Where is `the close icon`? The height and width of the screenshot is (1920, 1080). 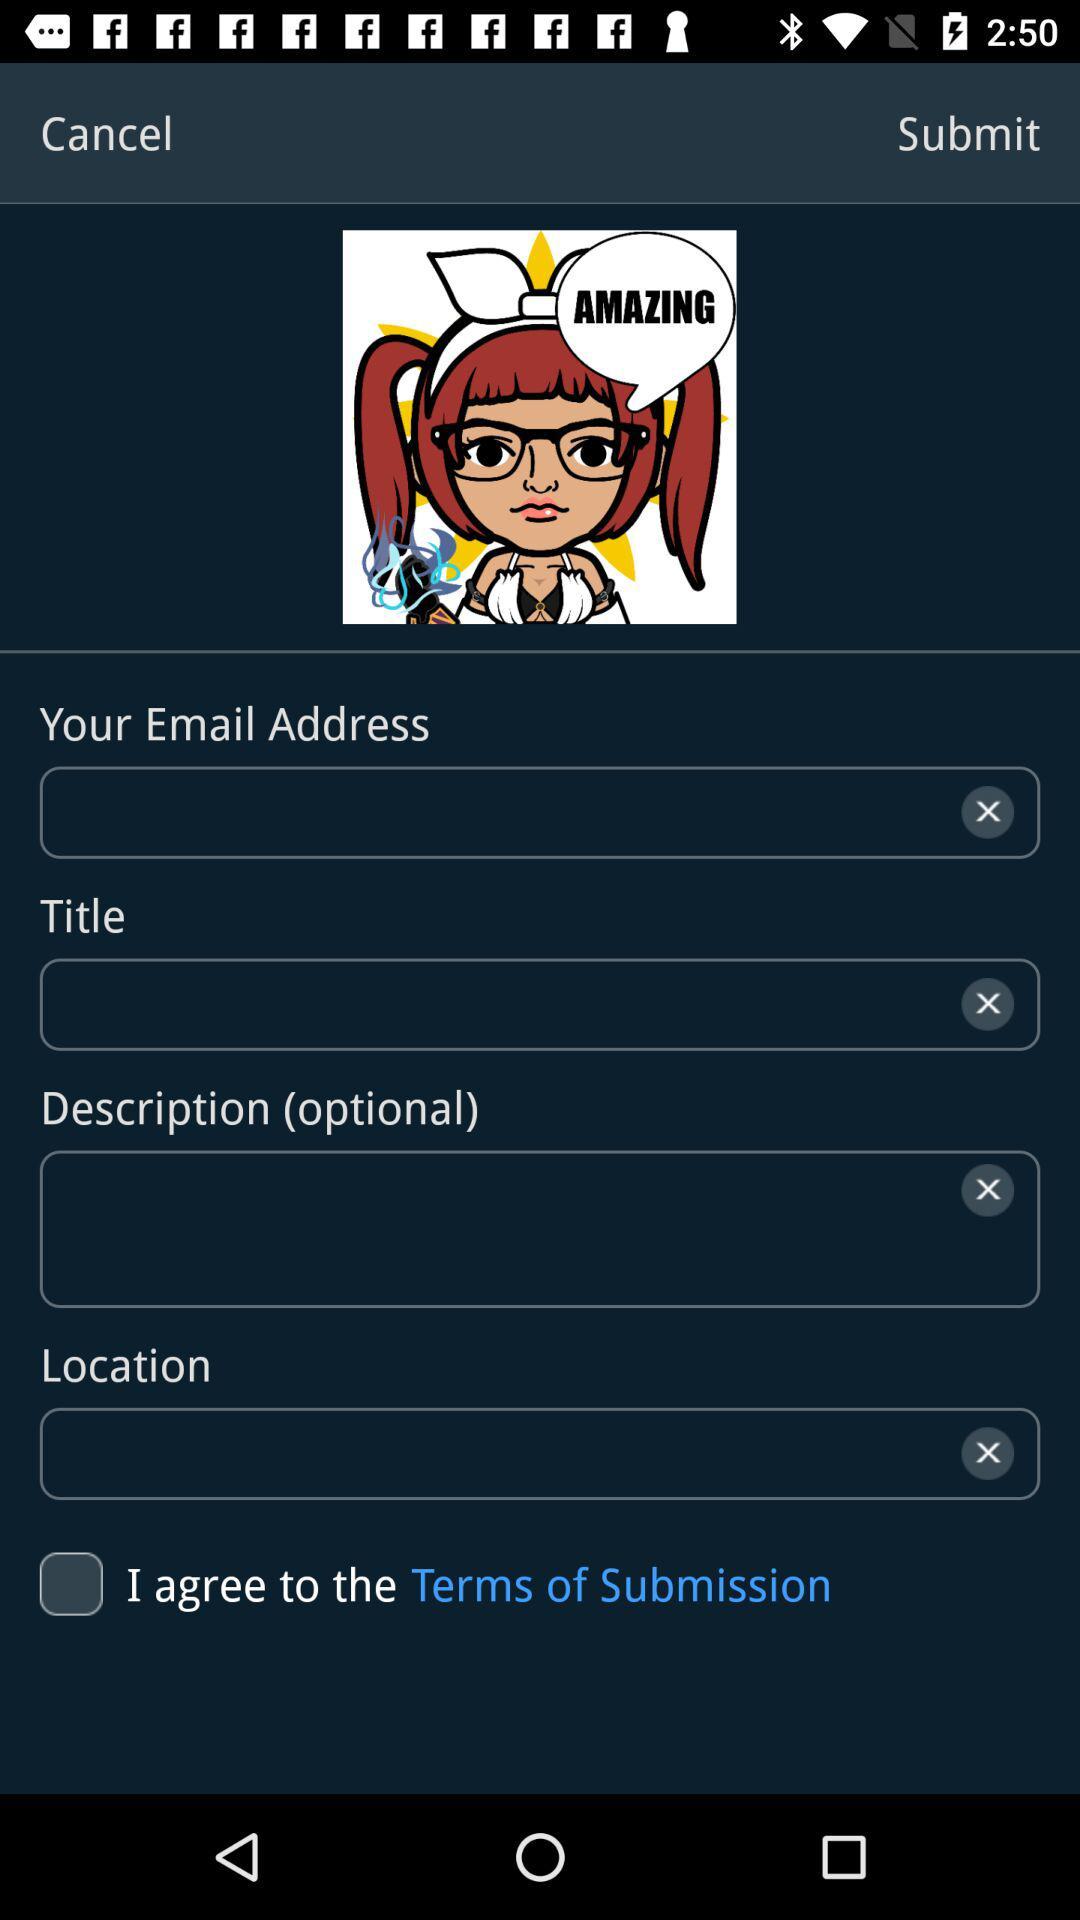
the close icon is located at coordinates (986, 1190).